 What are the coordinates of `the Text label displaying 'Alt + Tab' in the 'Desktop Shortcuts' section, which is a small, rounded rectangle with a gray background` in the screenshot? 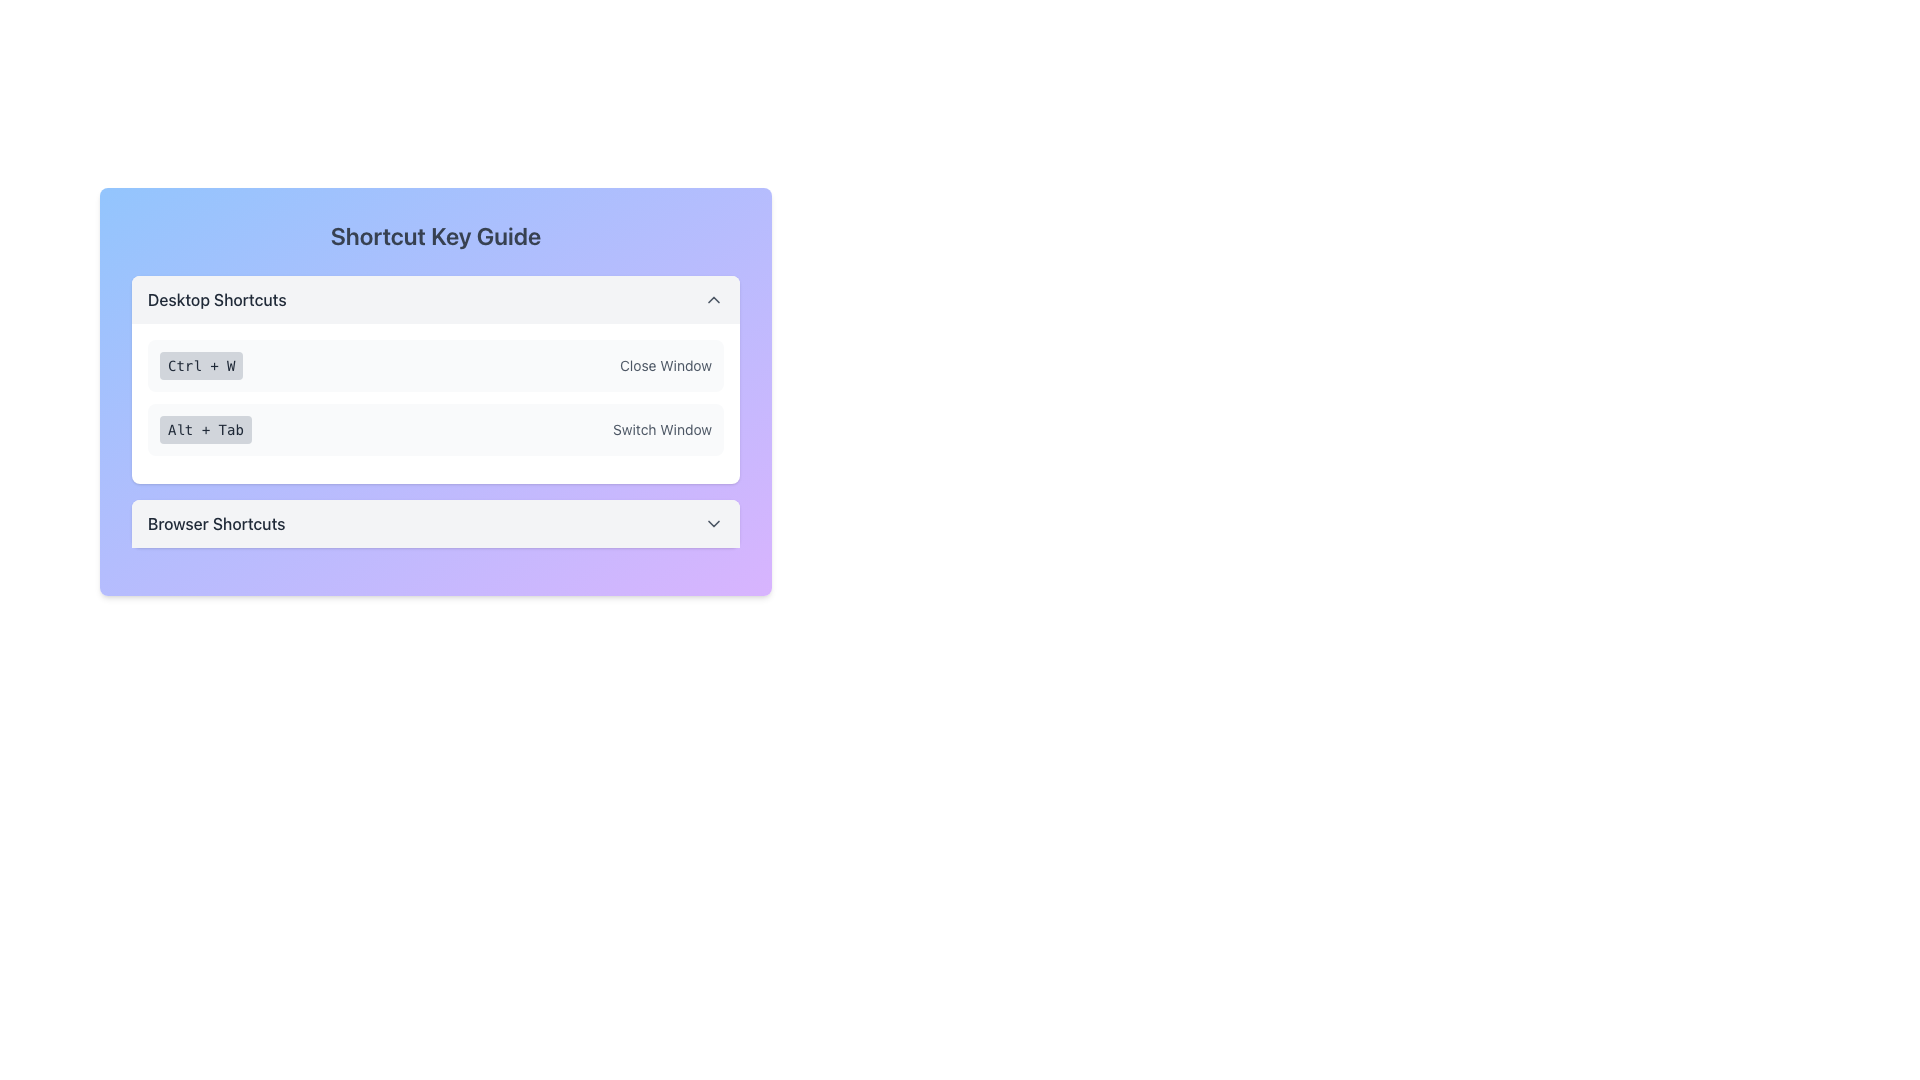 It's located at (206, 428).